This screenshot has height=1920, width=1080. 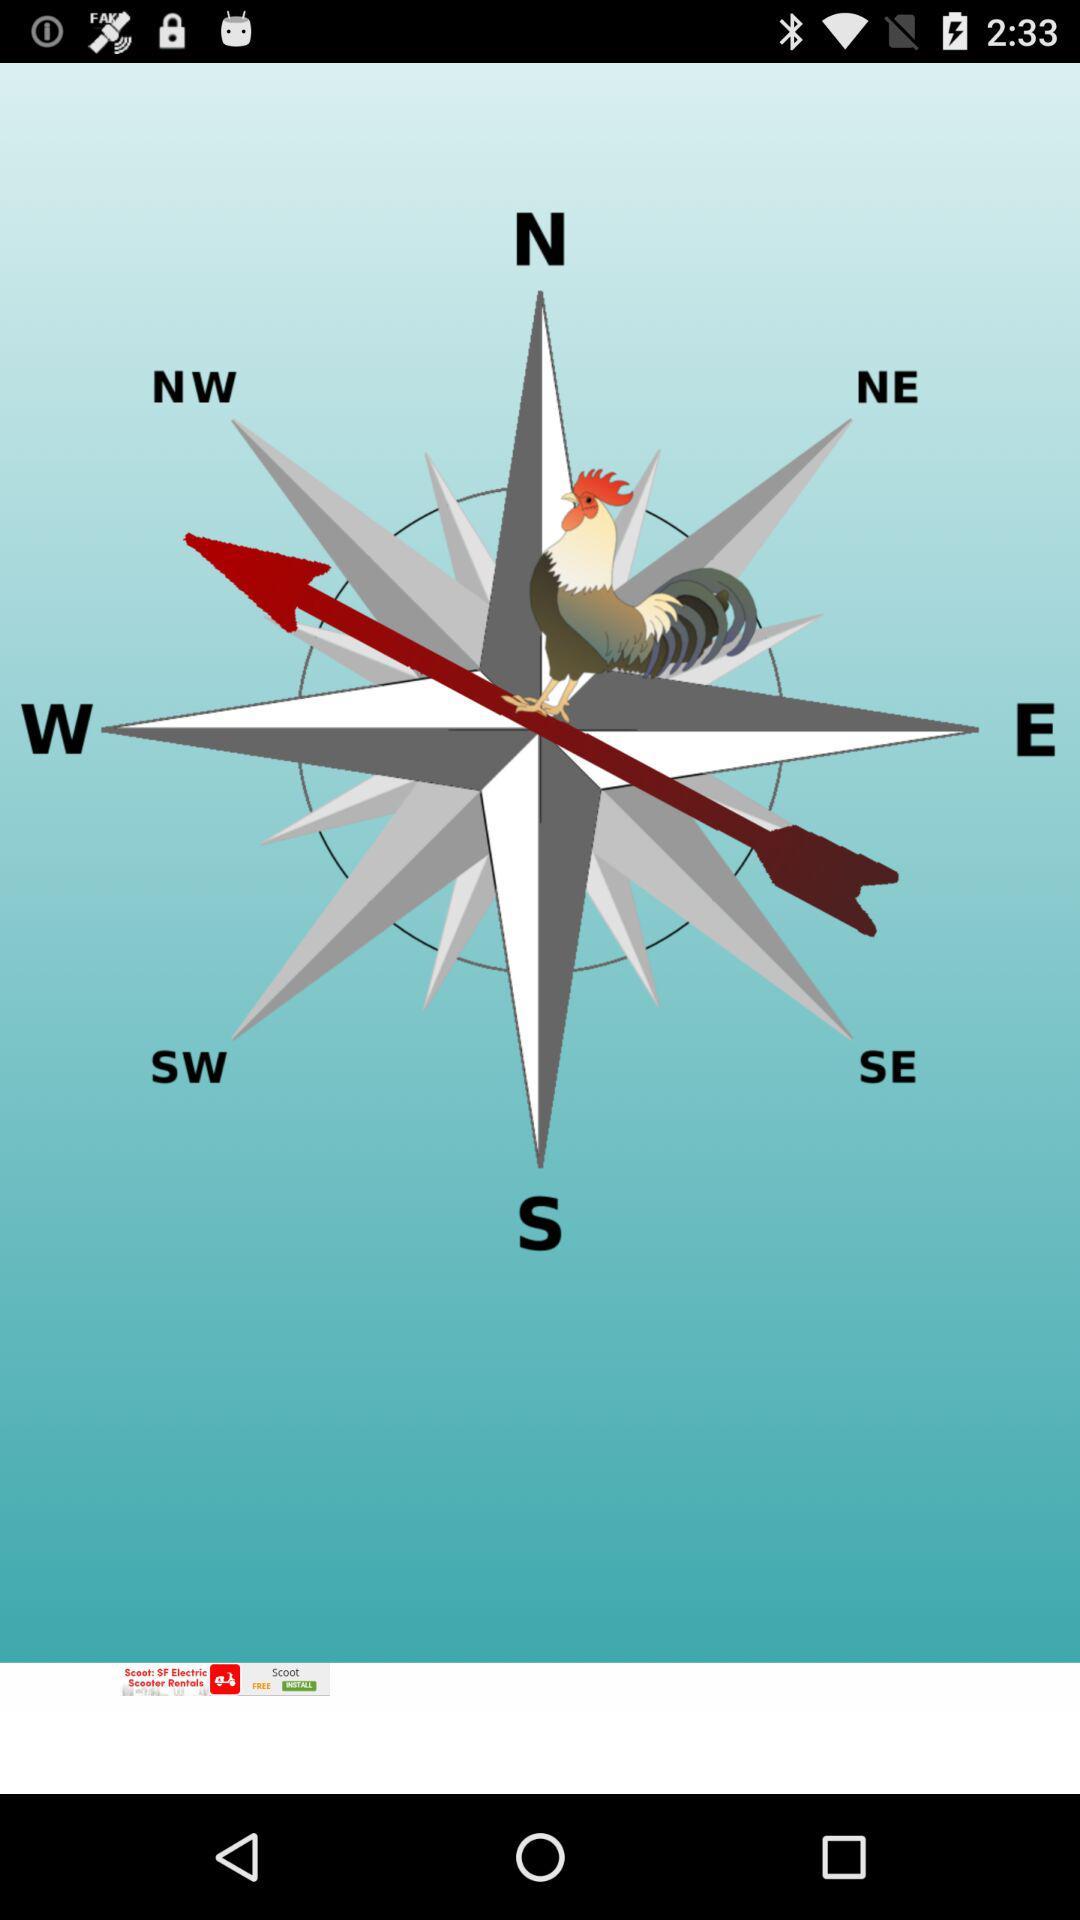 I want to click on advertisement banner would take off site, so click(x=540, y=1727).